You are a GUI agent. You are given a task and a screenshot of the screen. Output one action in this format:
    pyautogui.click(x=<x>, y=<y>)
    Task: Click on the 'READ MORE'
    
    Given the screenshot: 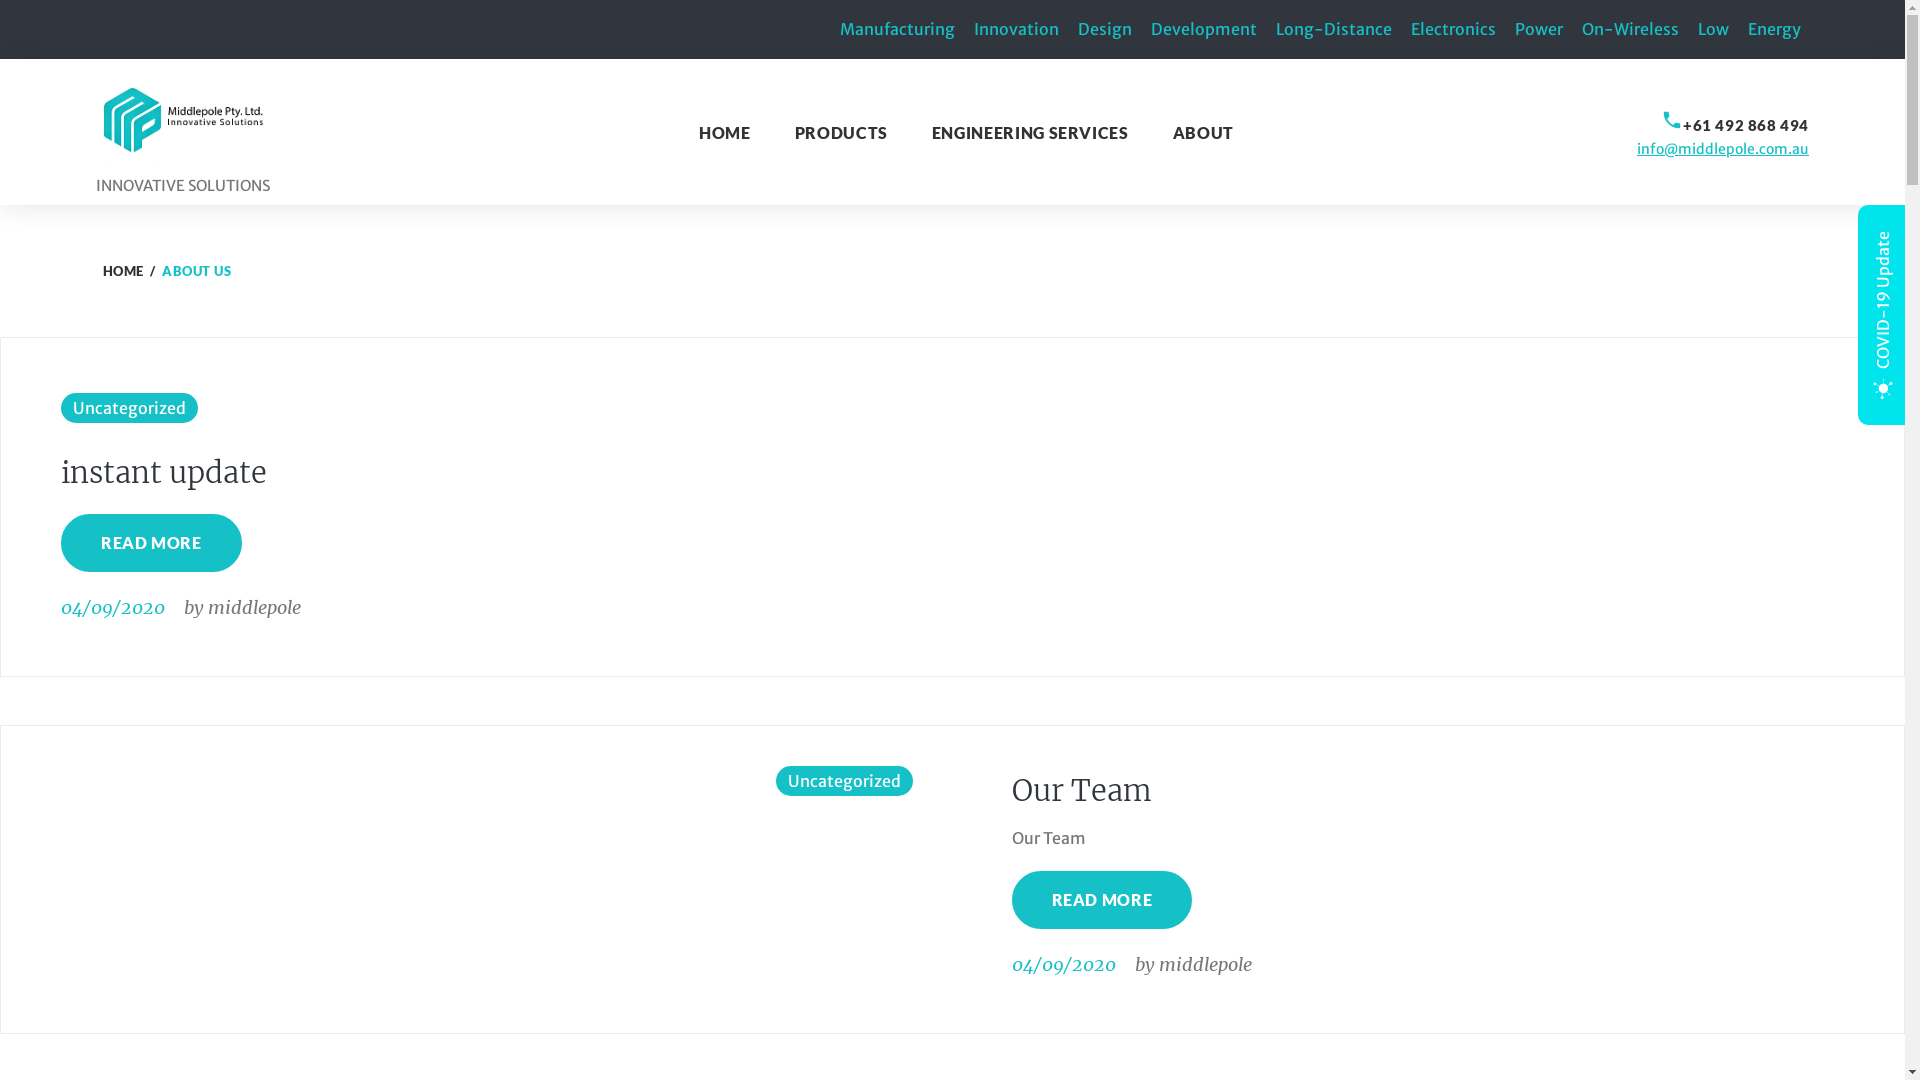 What is the action you would take?
    pyautogui.click(x=150, y=543)
    